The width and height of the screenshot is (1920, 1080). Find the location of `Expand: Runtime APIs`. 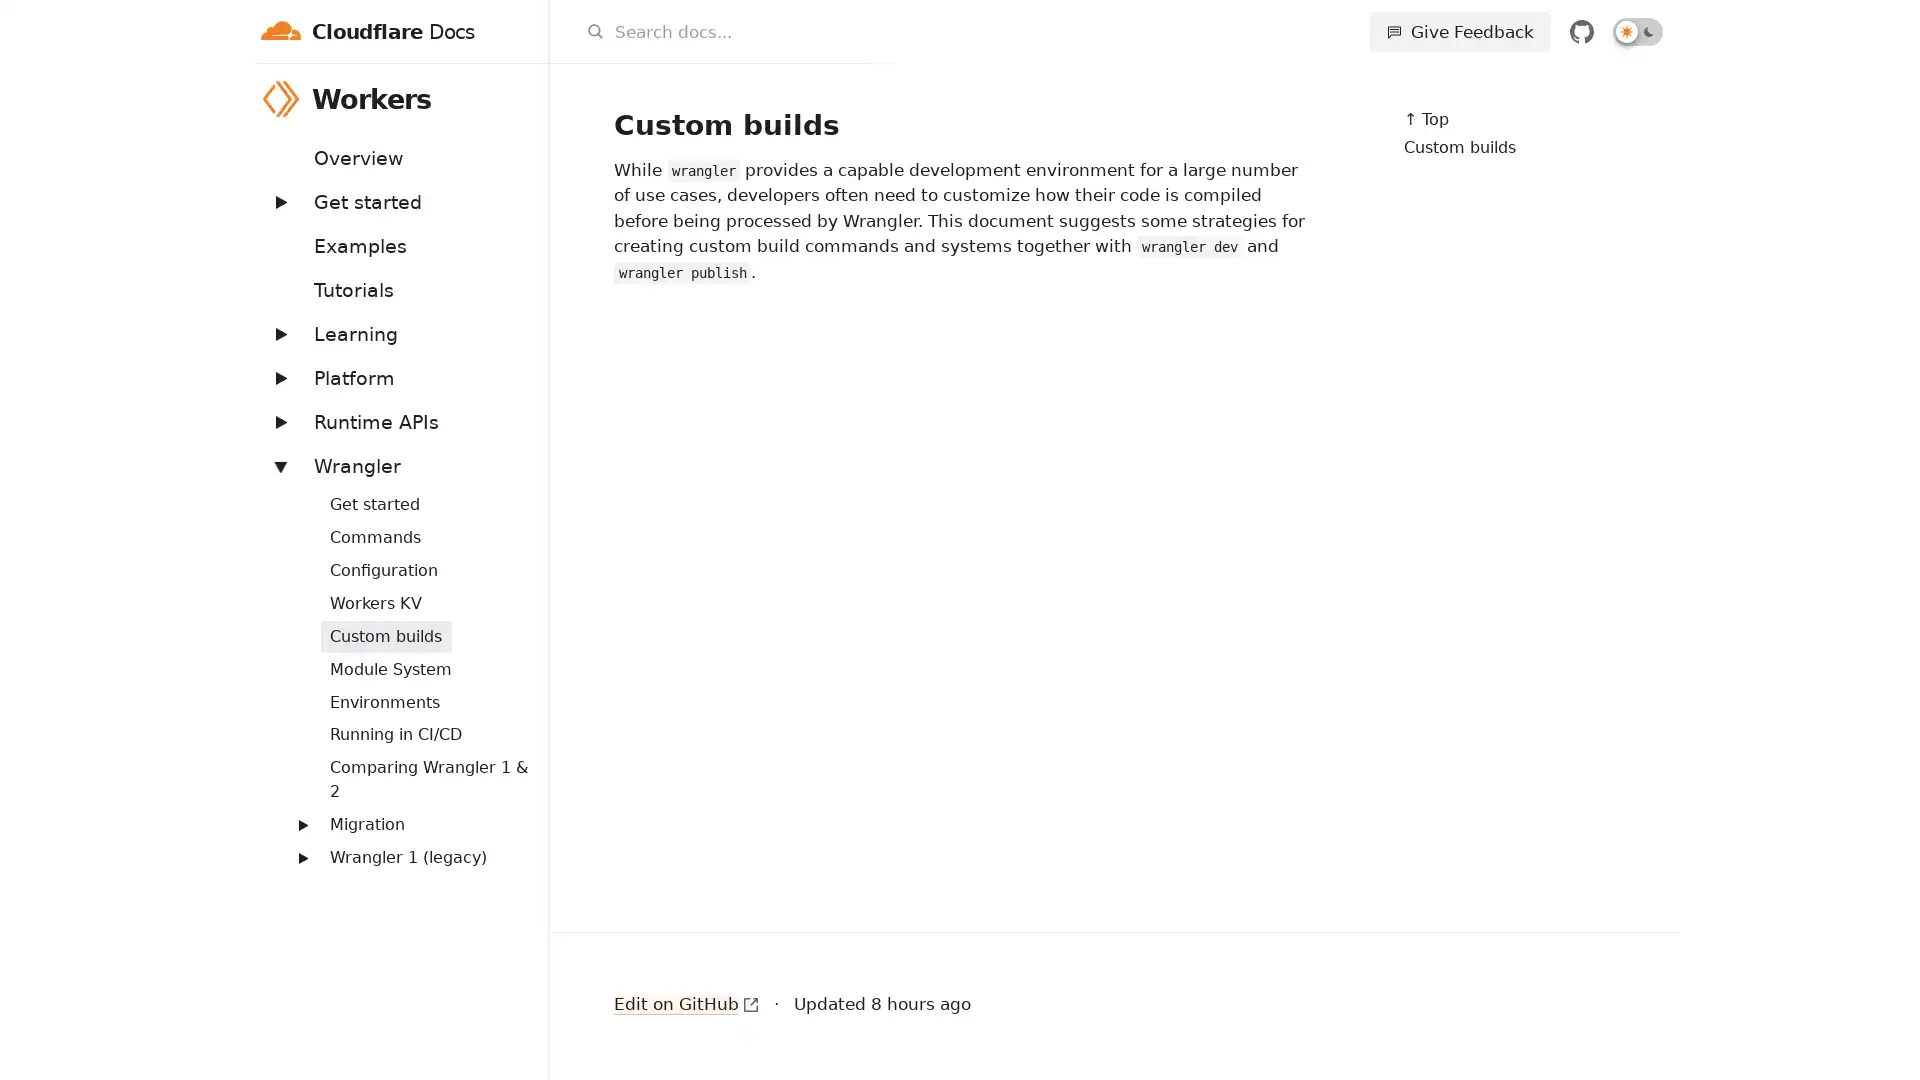

Expand: Runtime APIs is located at coordinates (278, 420).